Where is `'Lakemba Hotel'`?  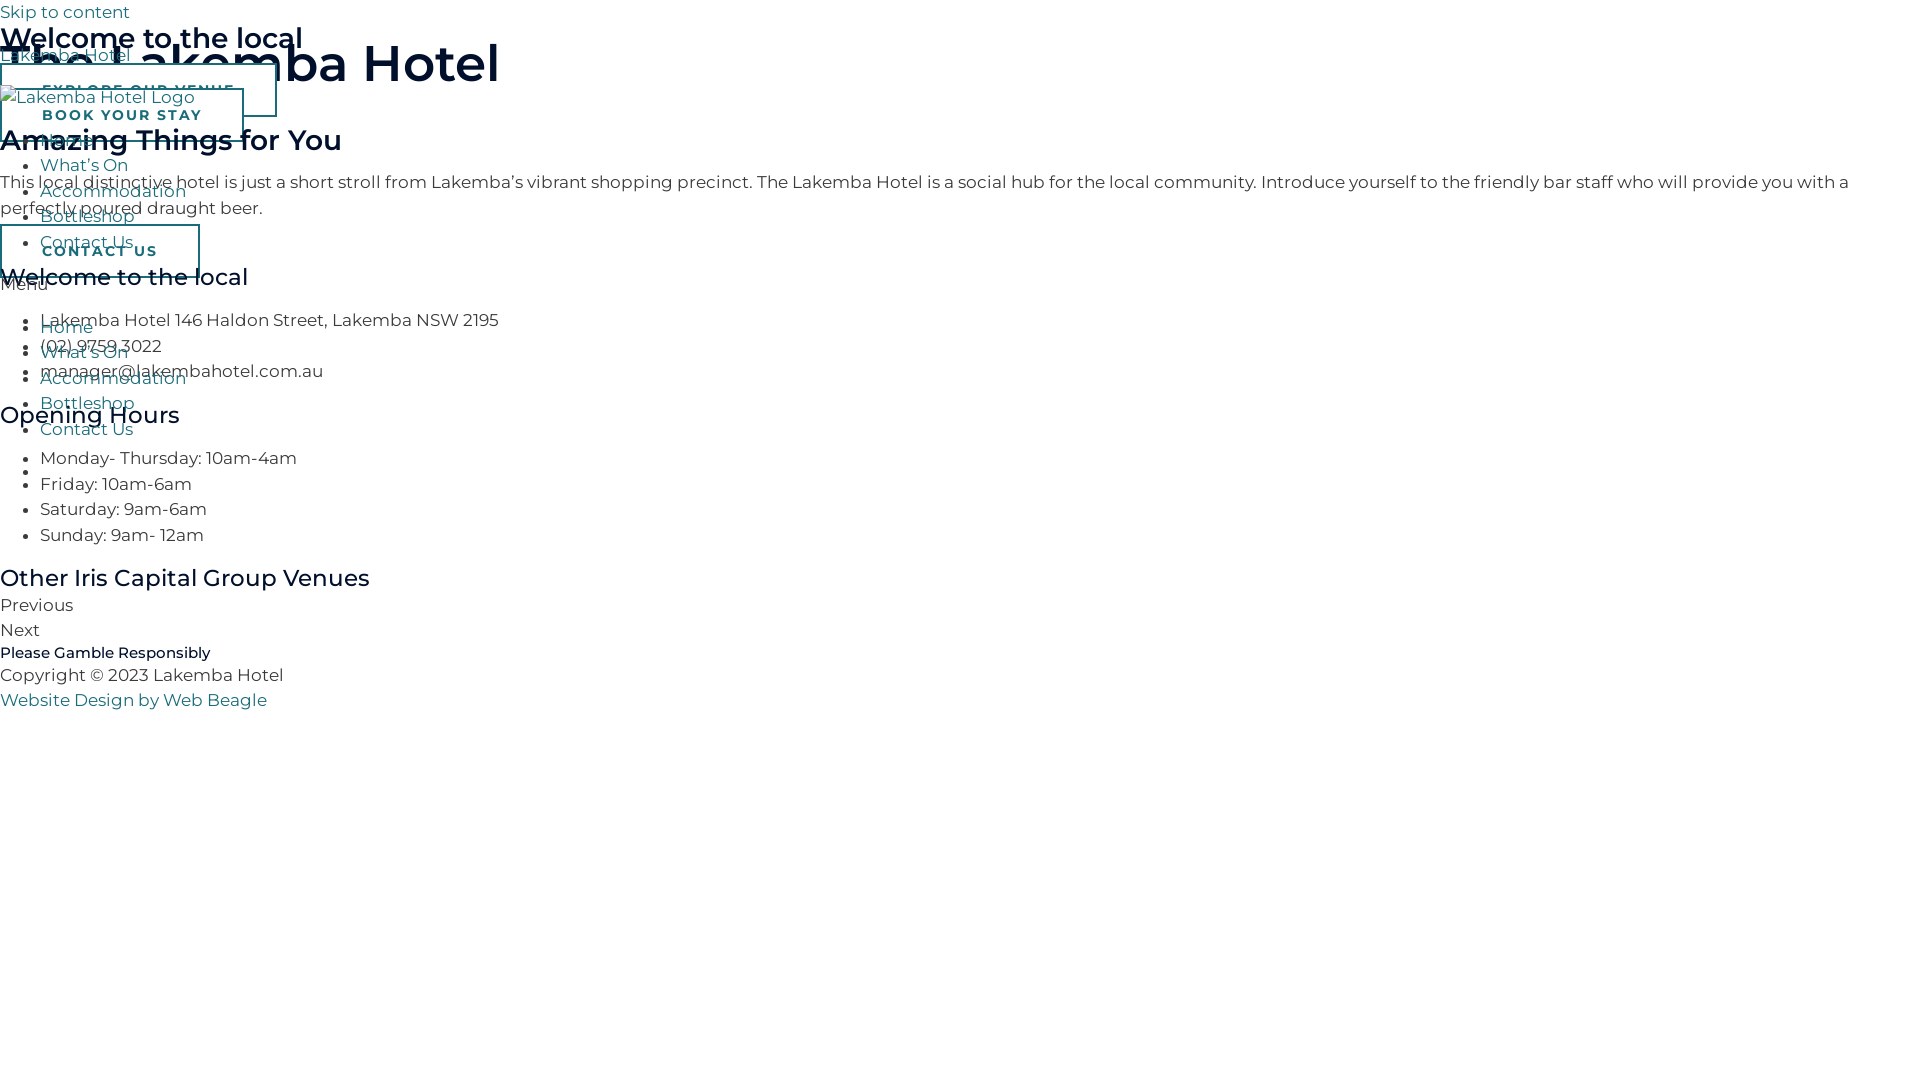 'Lakemba Hotel' is located at coordinates (0, 53).